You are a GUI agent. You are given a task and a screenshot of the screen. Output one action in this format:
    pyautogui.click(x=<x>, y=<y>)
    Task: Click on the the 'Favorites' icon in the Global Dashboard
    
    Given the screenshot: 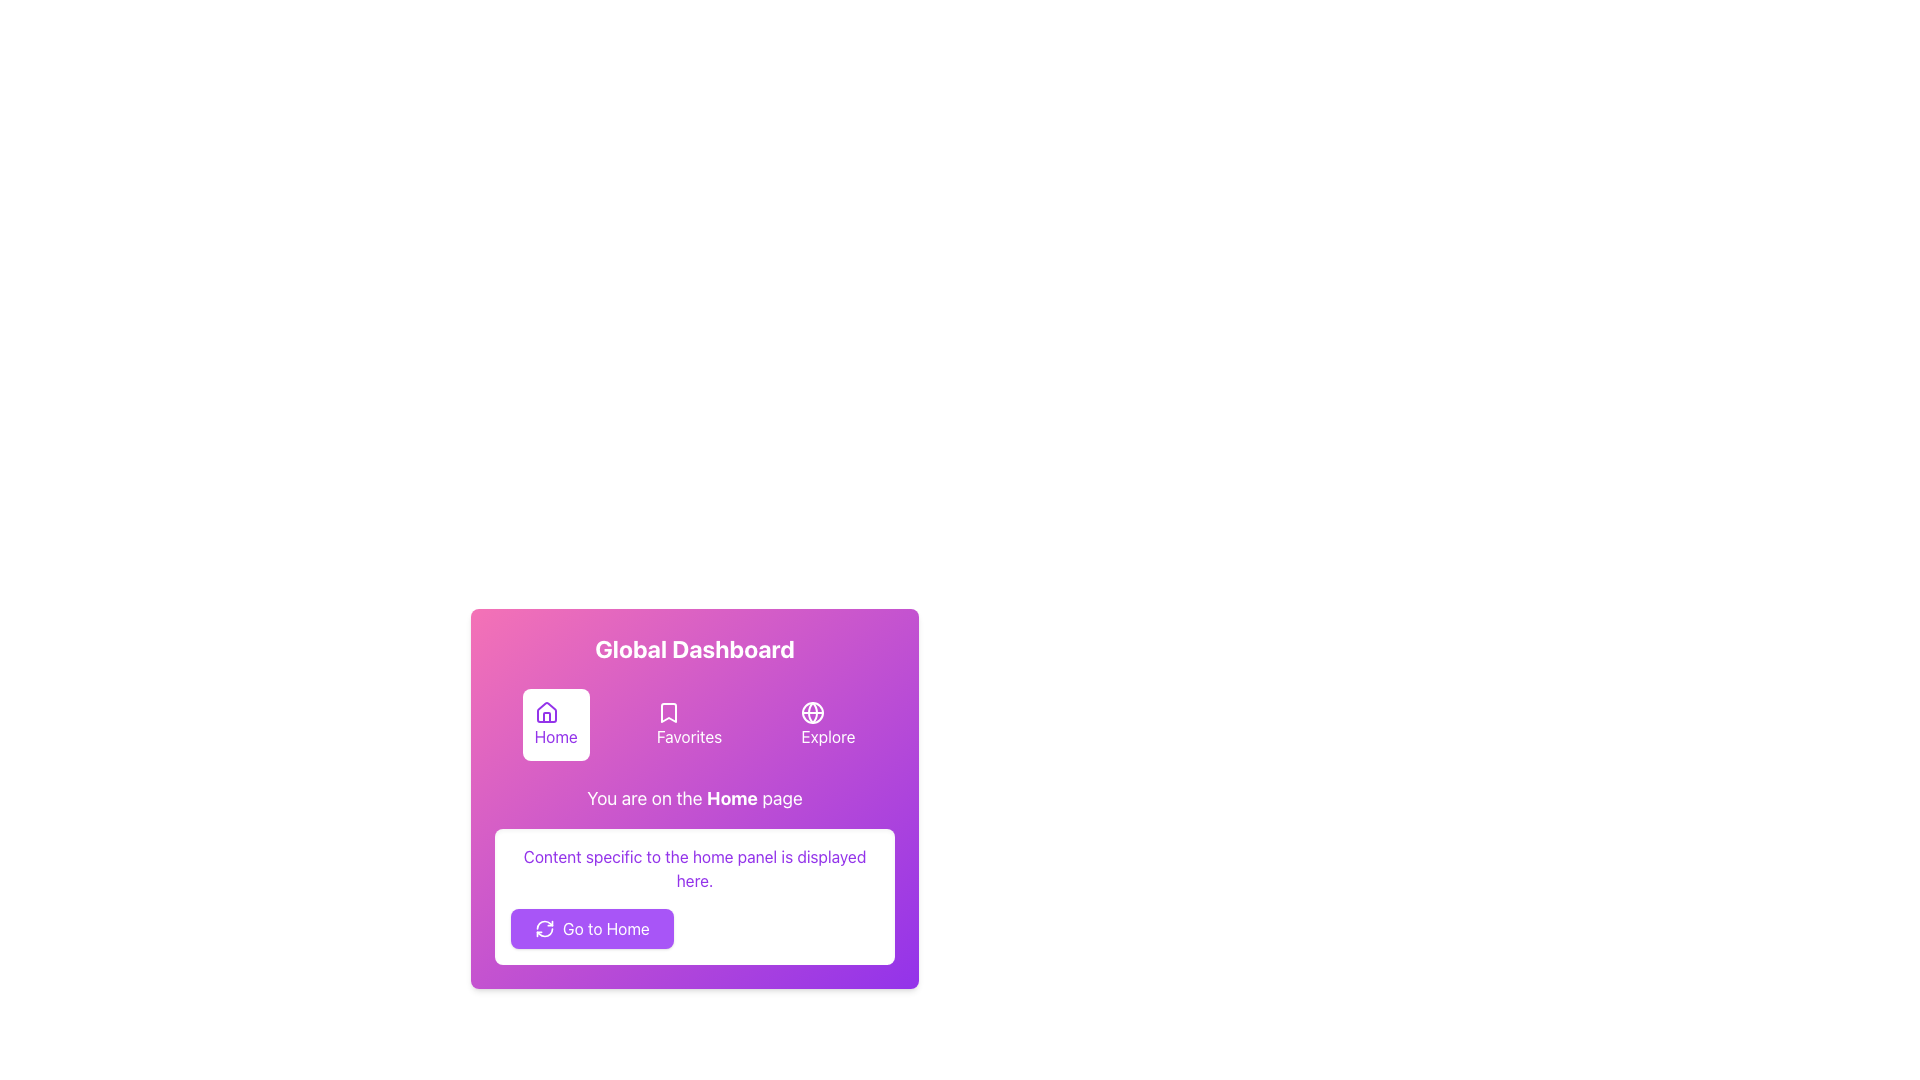 What is the action you would take?
    pyautogui.click(x=668, y=712)
    